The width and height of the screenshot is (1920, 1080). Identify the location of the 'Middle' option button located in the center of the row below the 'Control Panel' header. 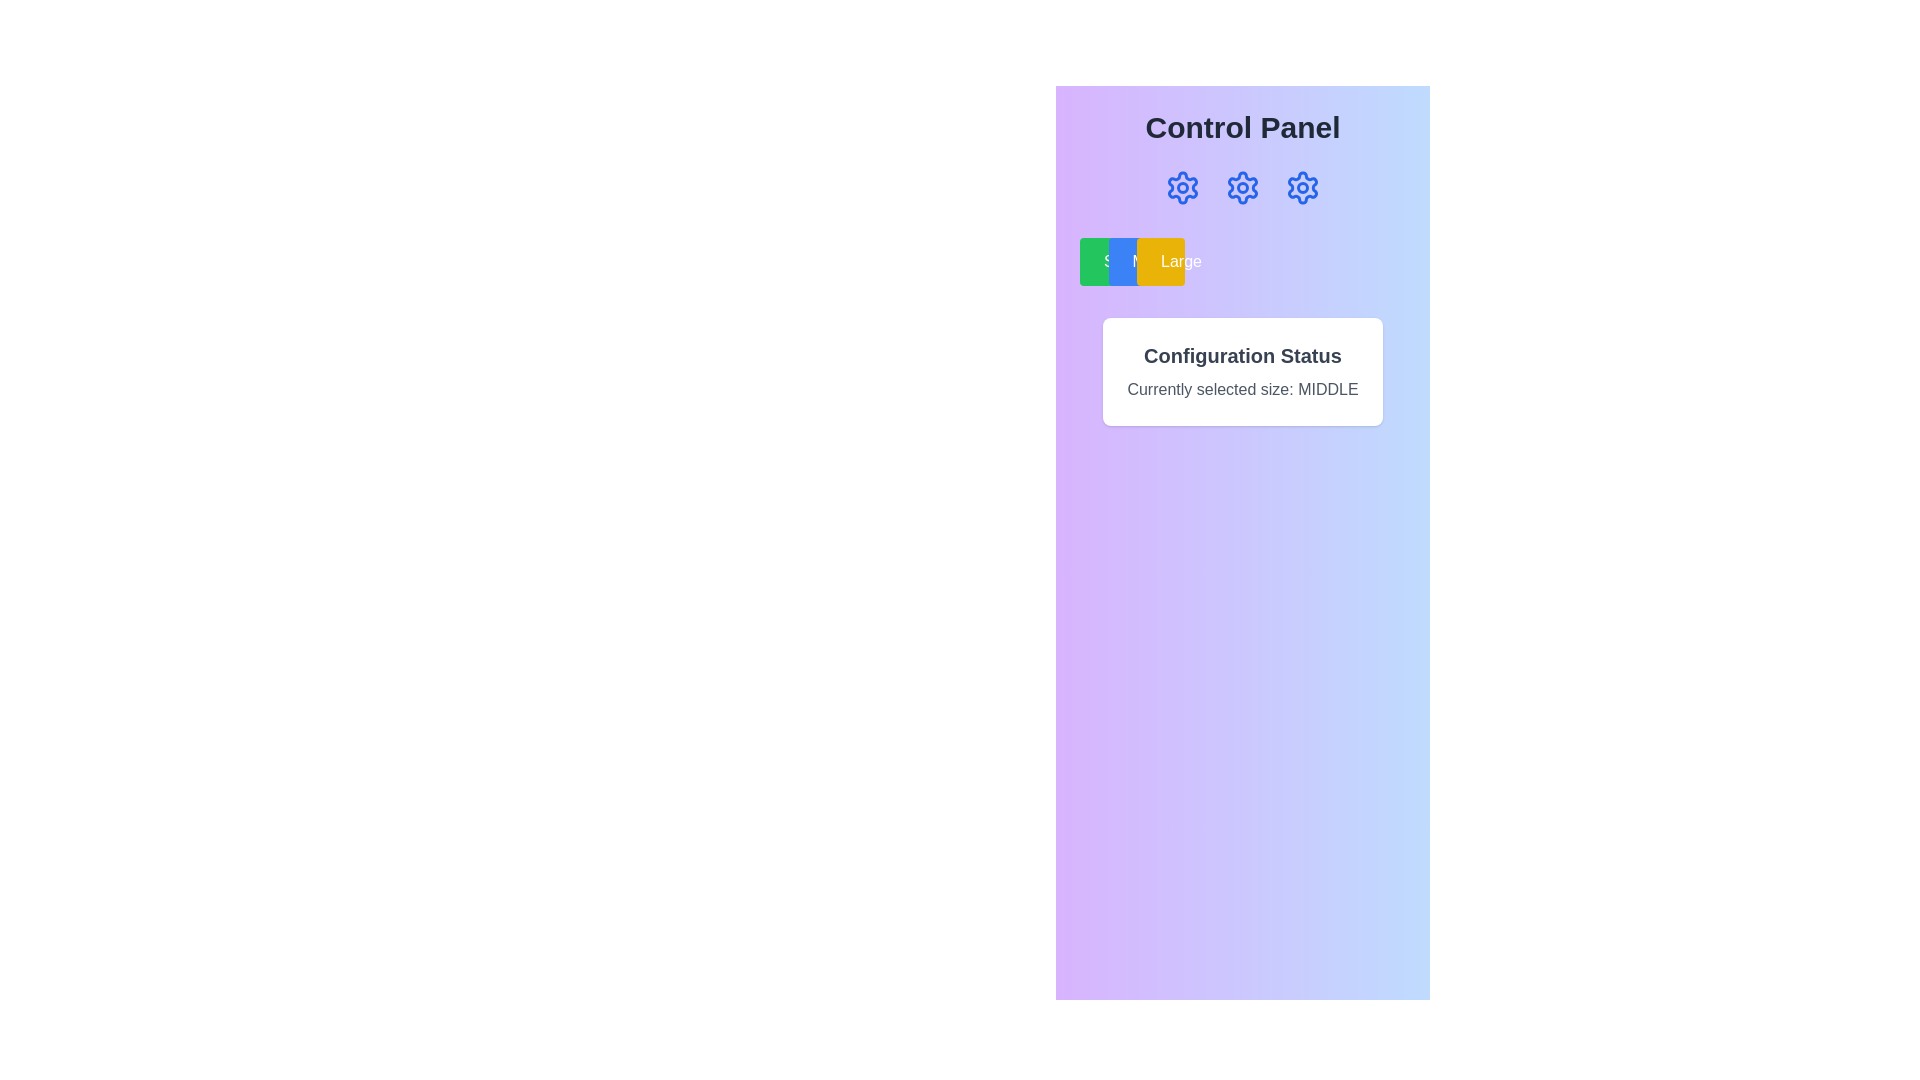
(1132, 261).